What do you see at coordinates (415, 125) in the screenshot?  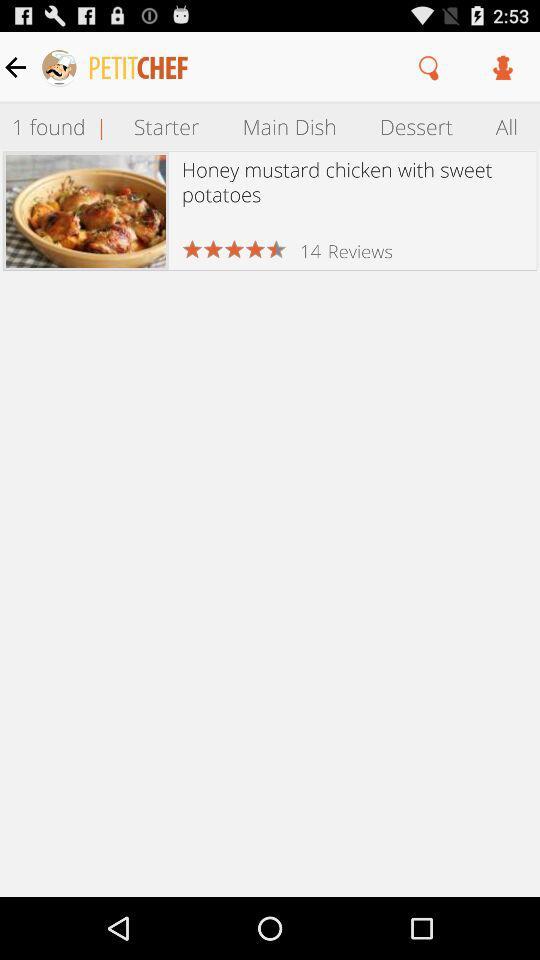 I see `the dessert item` at bounding box center [415, 125].